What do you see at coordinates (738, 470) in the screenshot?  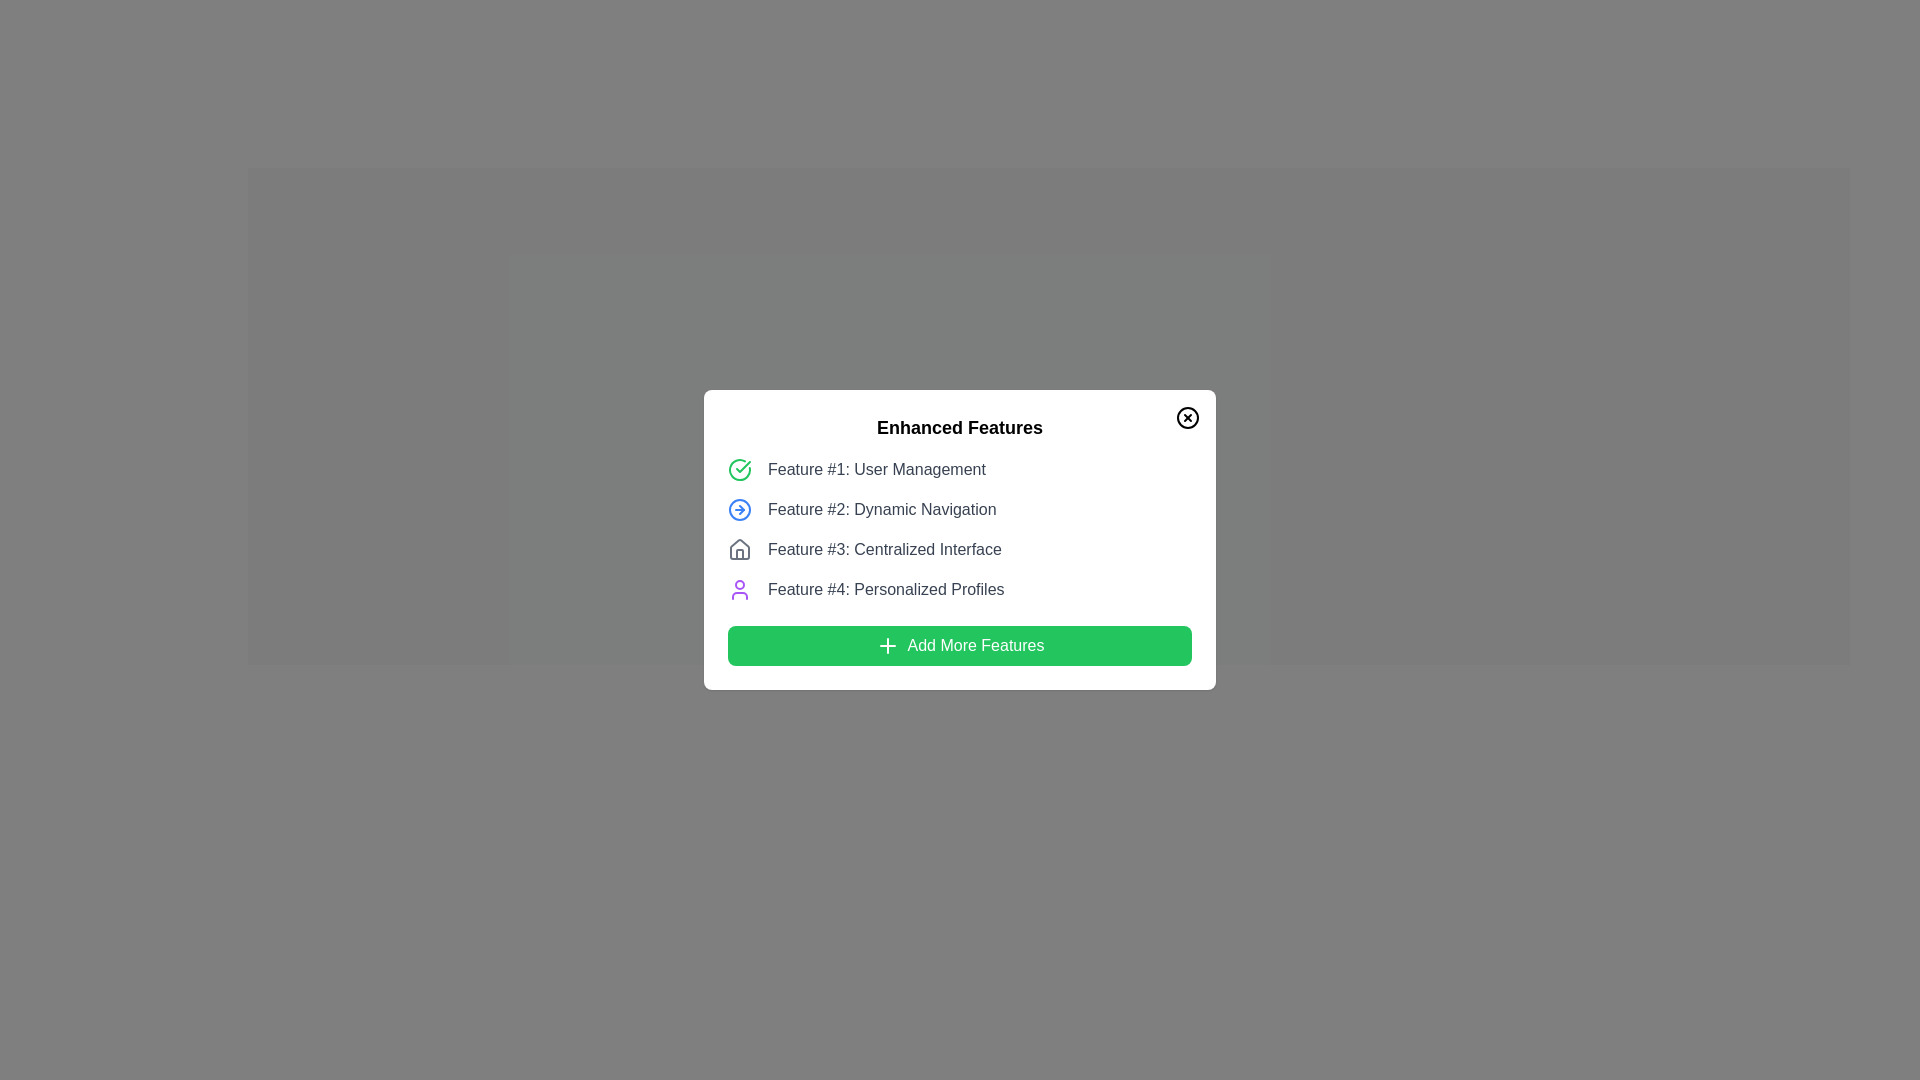 I see `the icon indicating the completion or activation of the 'User Management' feature, which is positioned to the left of the text 'Feature #1: User Management' in the vertical list of icons` at bounding box center [738, 470].